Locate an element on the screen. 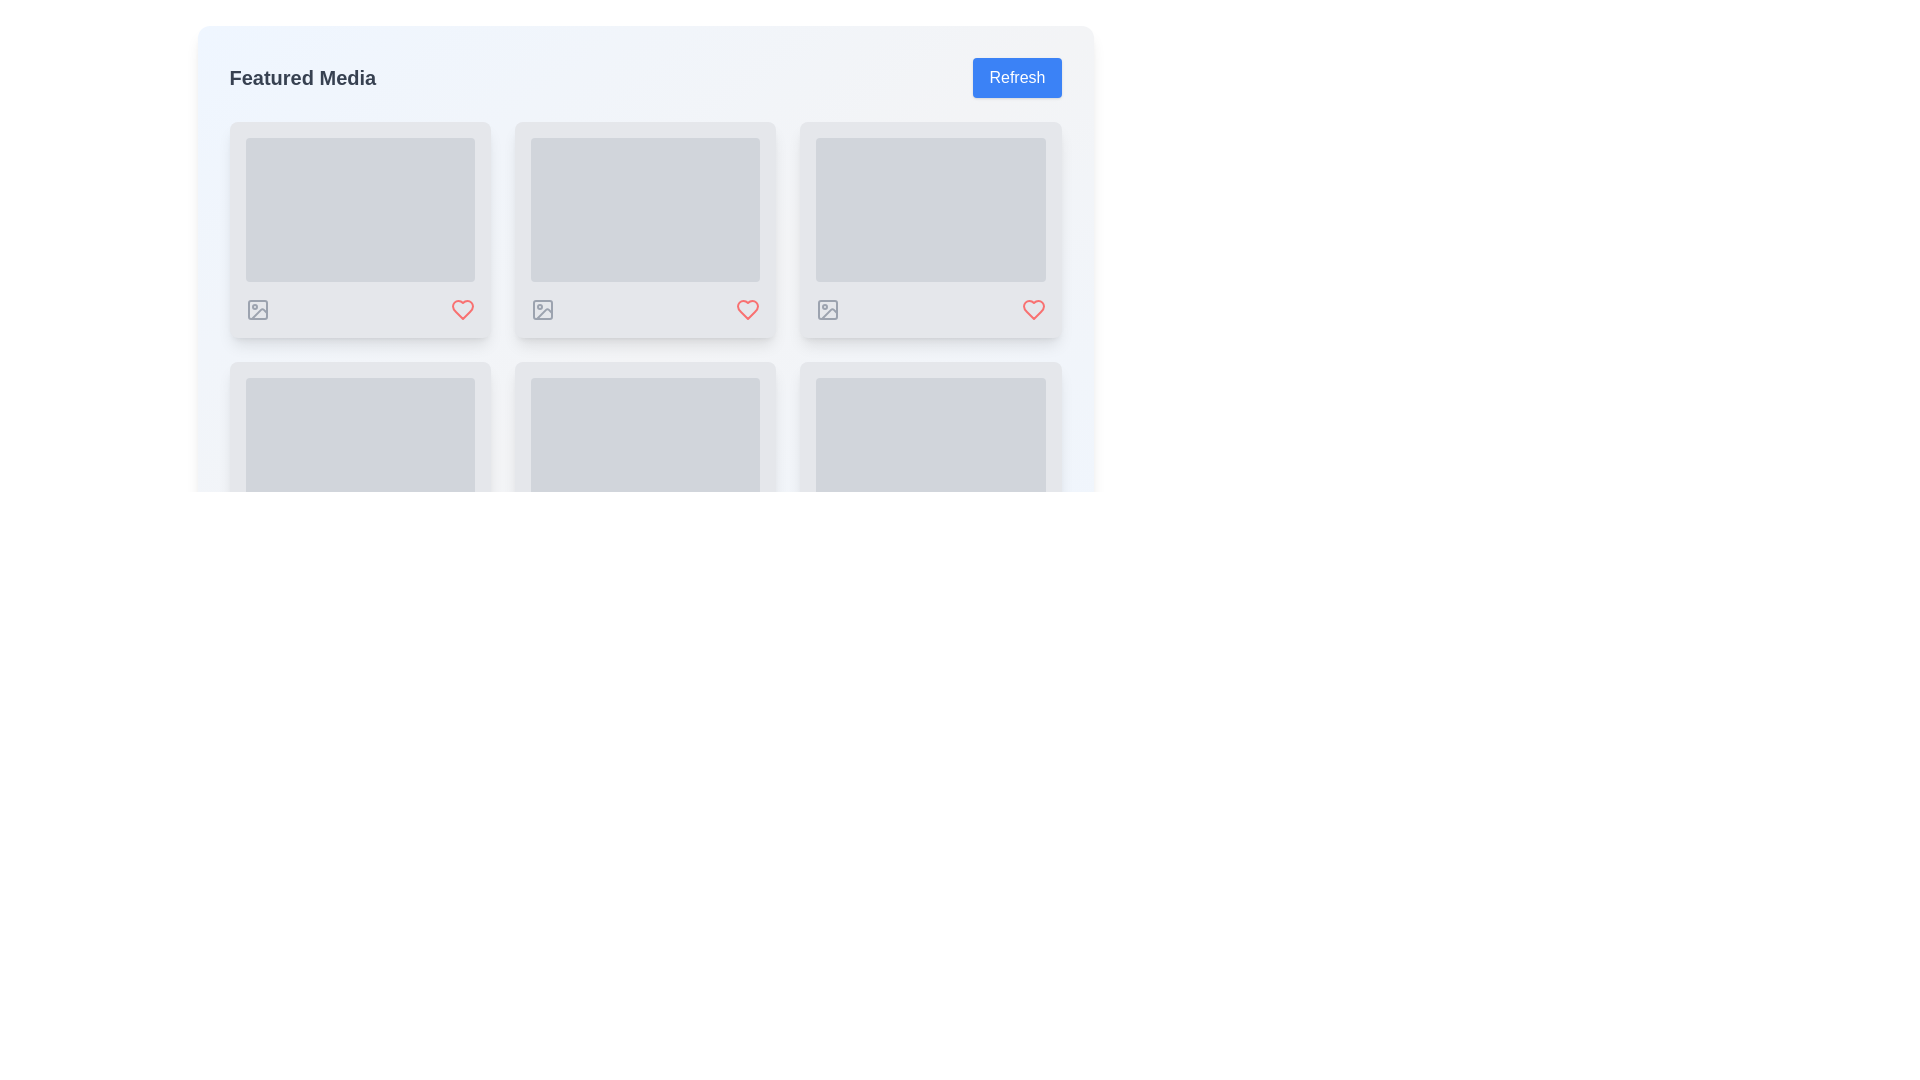  the interactive icons in the action bar located at the bottom of the card layout is located at coordinates (360, 309).